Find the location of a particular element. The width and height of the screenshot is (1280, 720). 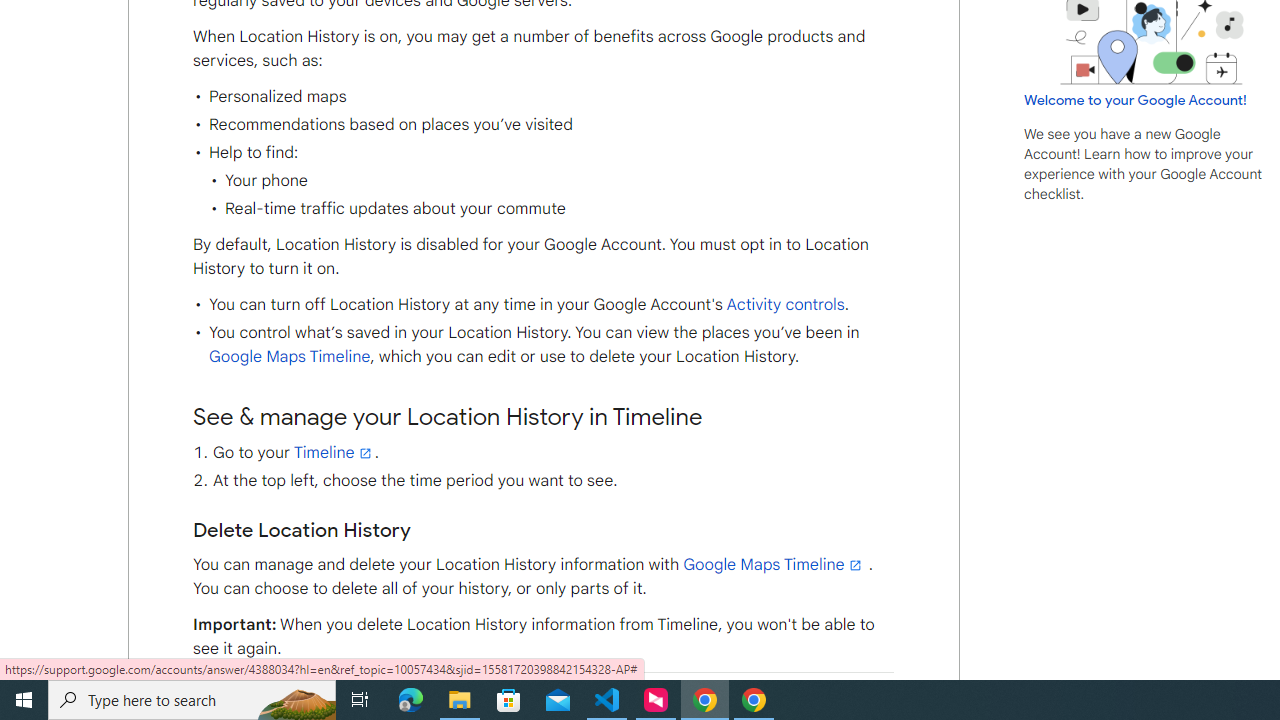

'Activity controls' is located at coordinates (784, 305).